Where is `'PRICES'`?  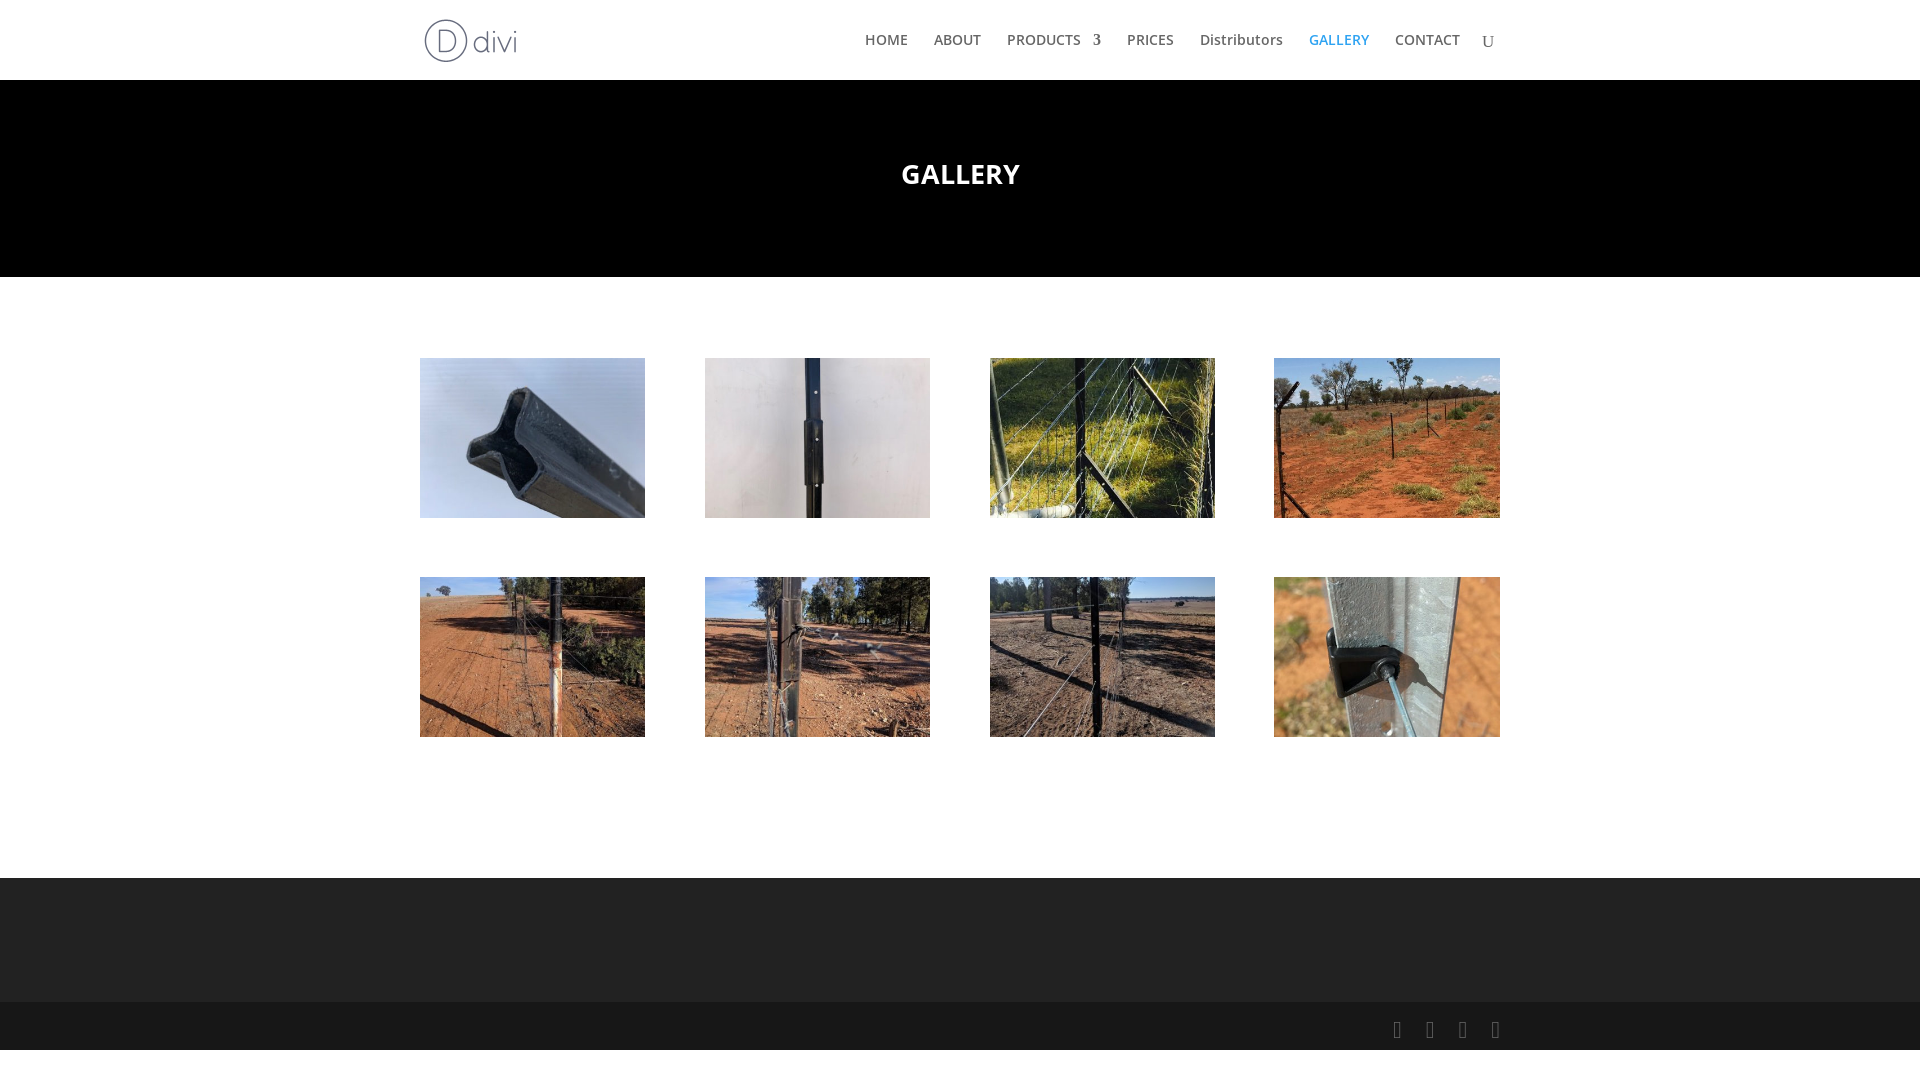
'PRICES' is located at coordinates (1127, 55).